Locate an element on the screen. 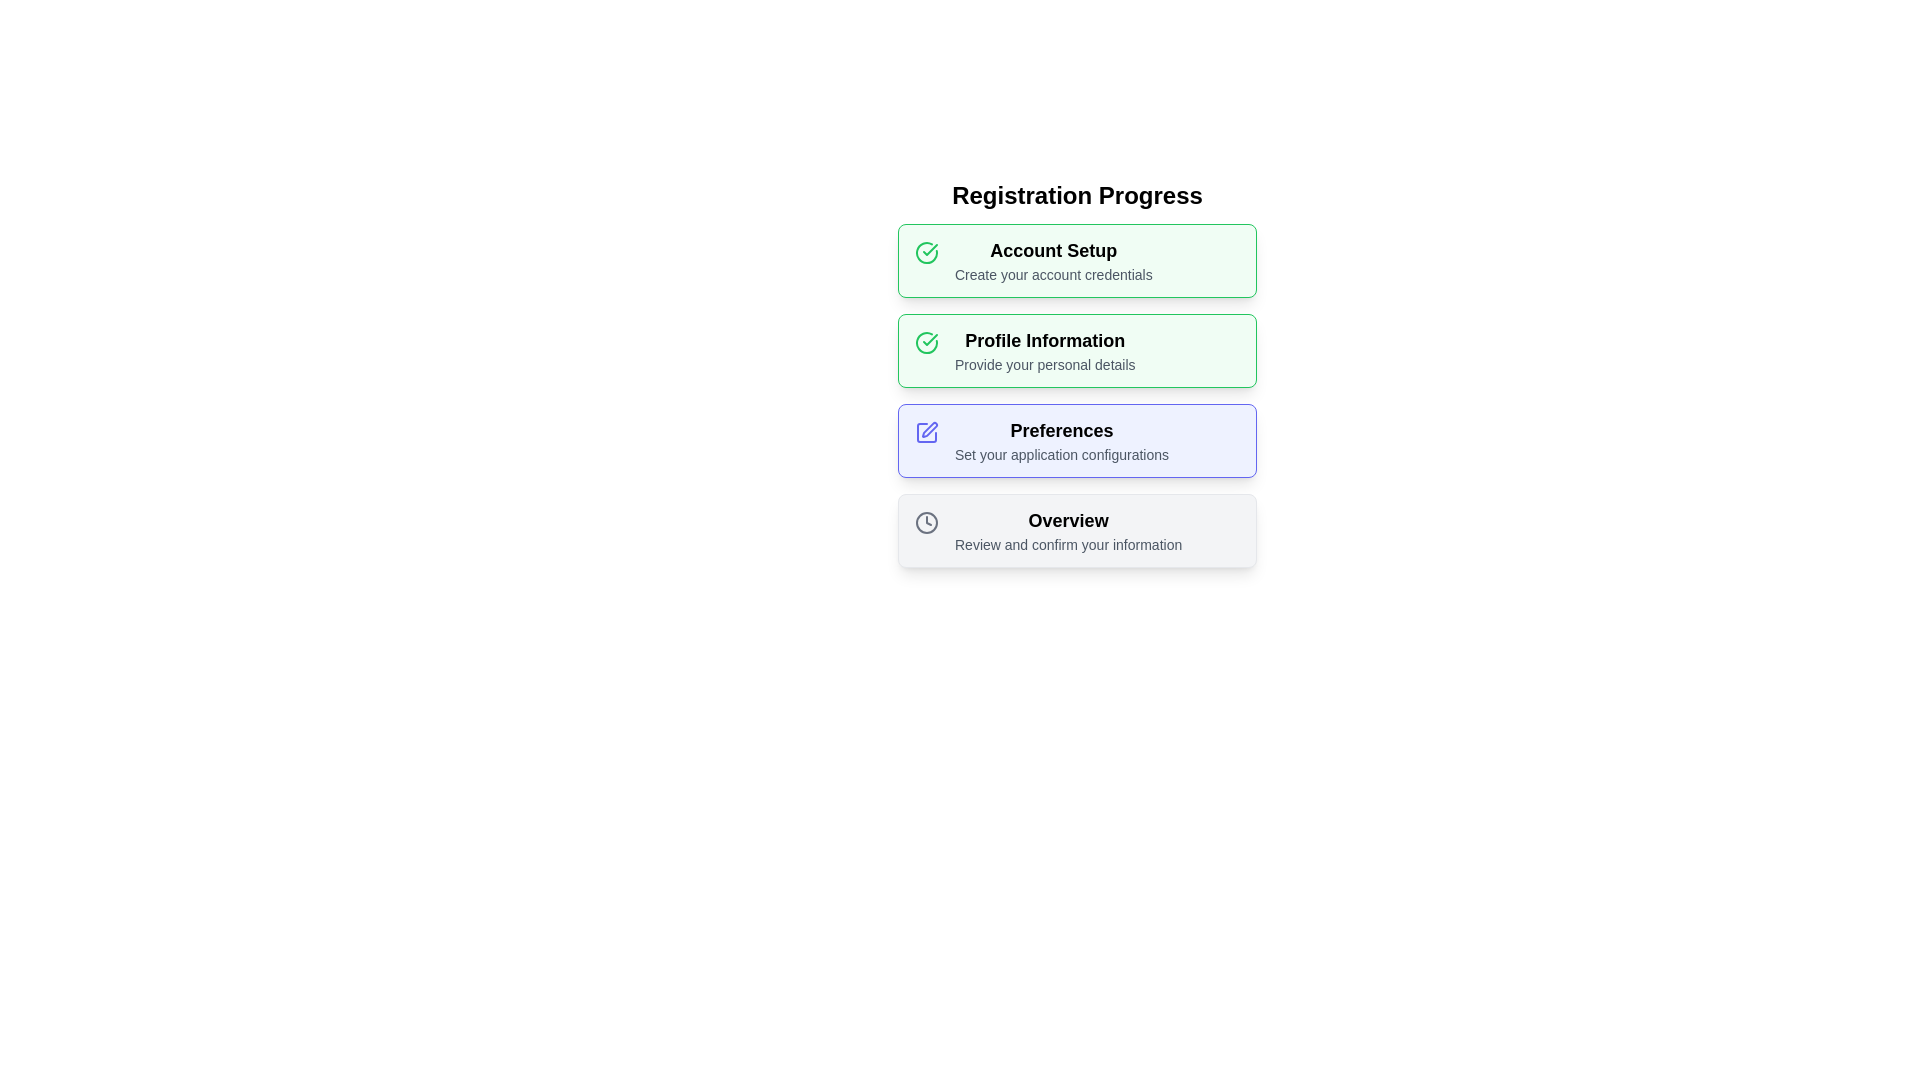 The image size is (1920, 1080). the 'Preferences' informational box located between 'Profile Information' and 'Overview' is located at coordinates (1076, 396).